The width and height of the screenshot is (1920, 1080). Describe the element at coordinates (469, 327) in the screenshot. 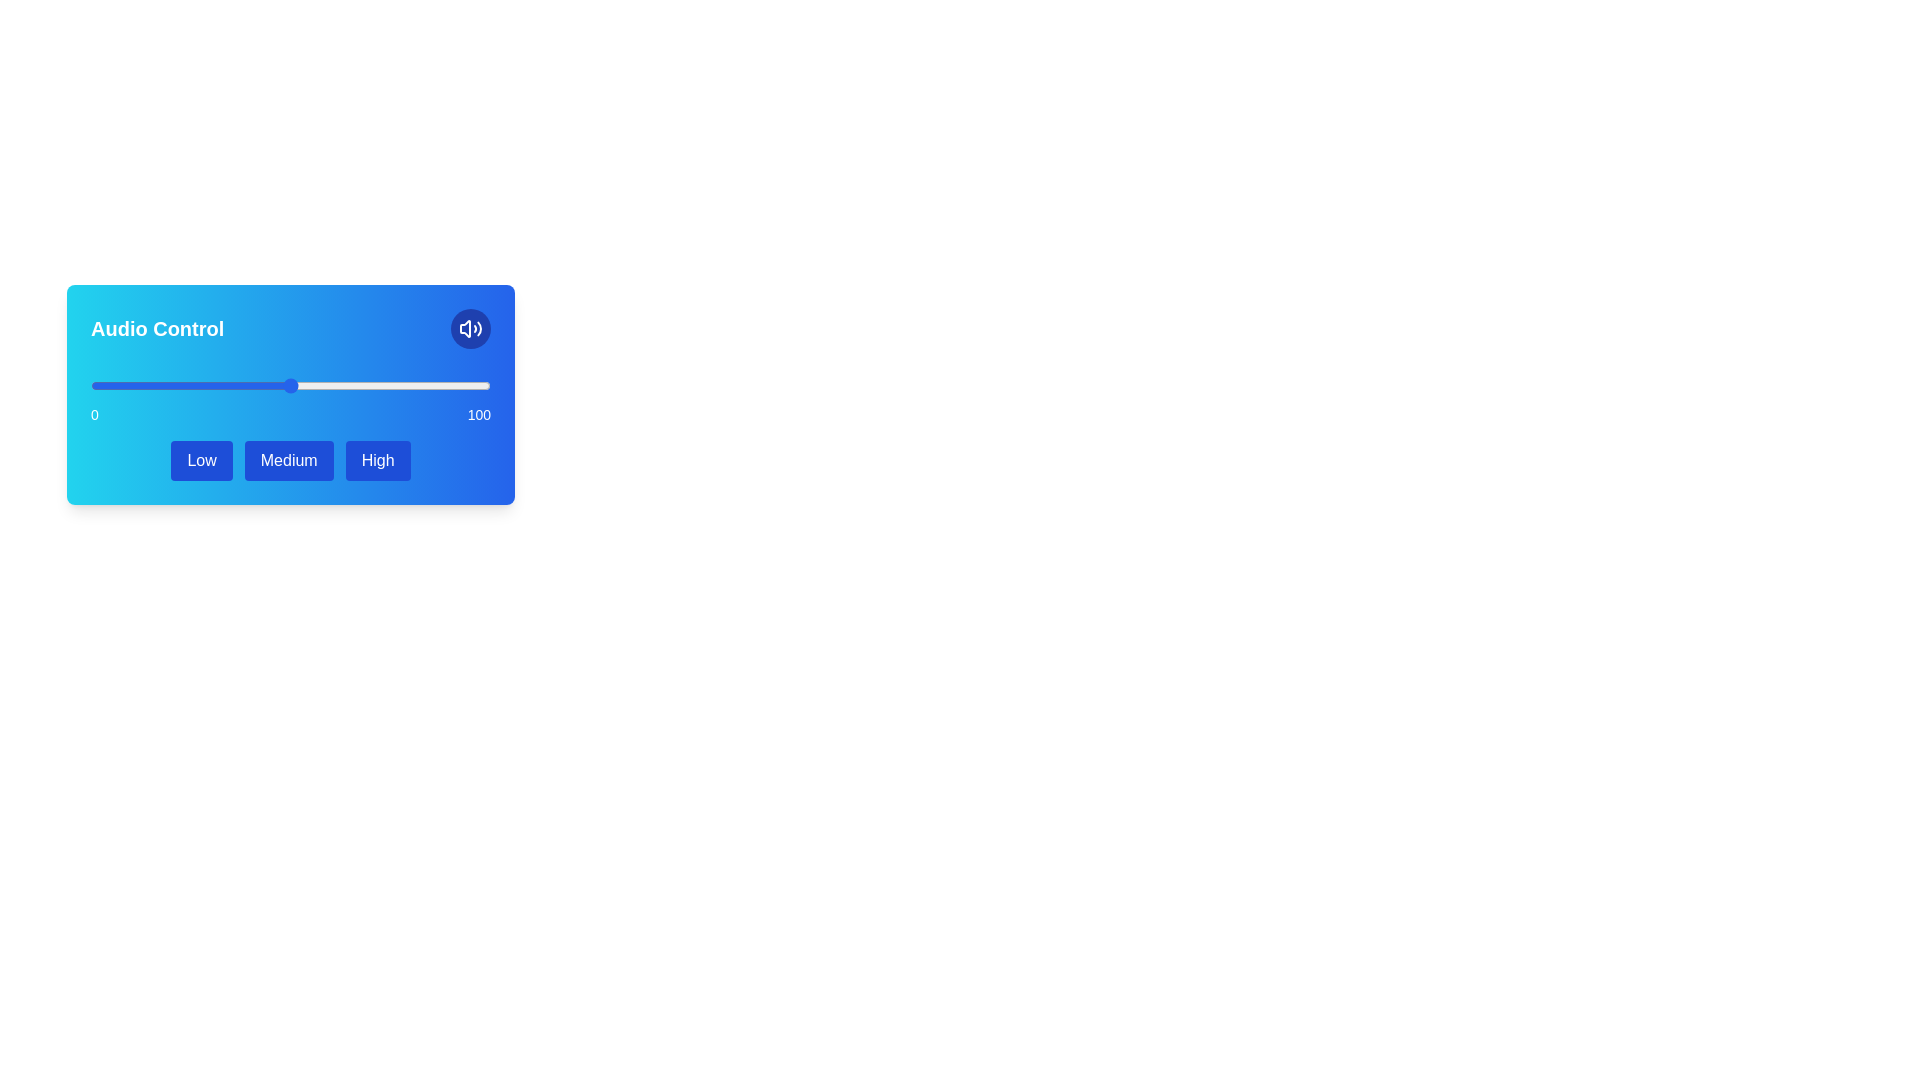

I see `the circular dark blue button with a white speaker icon in the top-right corner of the 'Audio Control' section` at that location.